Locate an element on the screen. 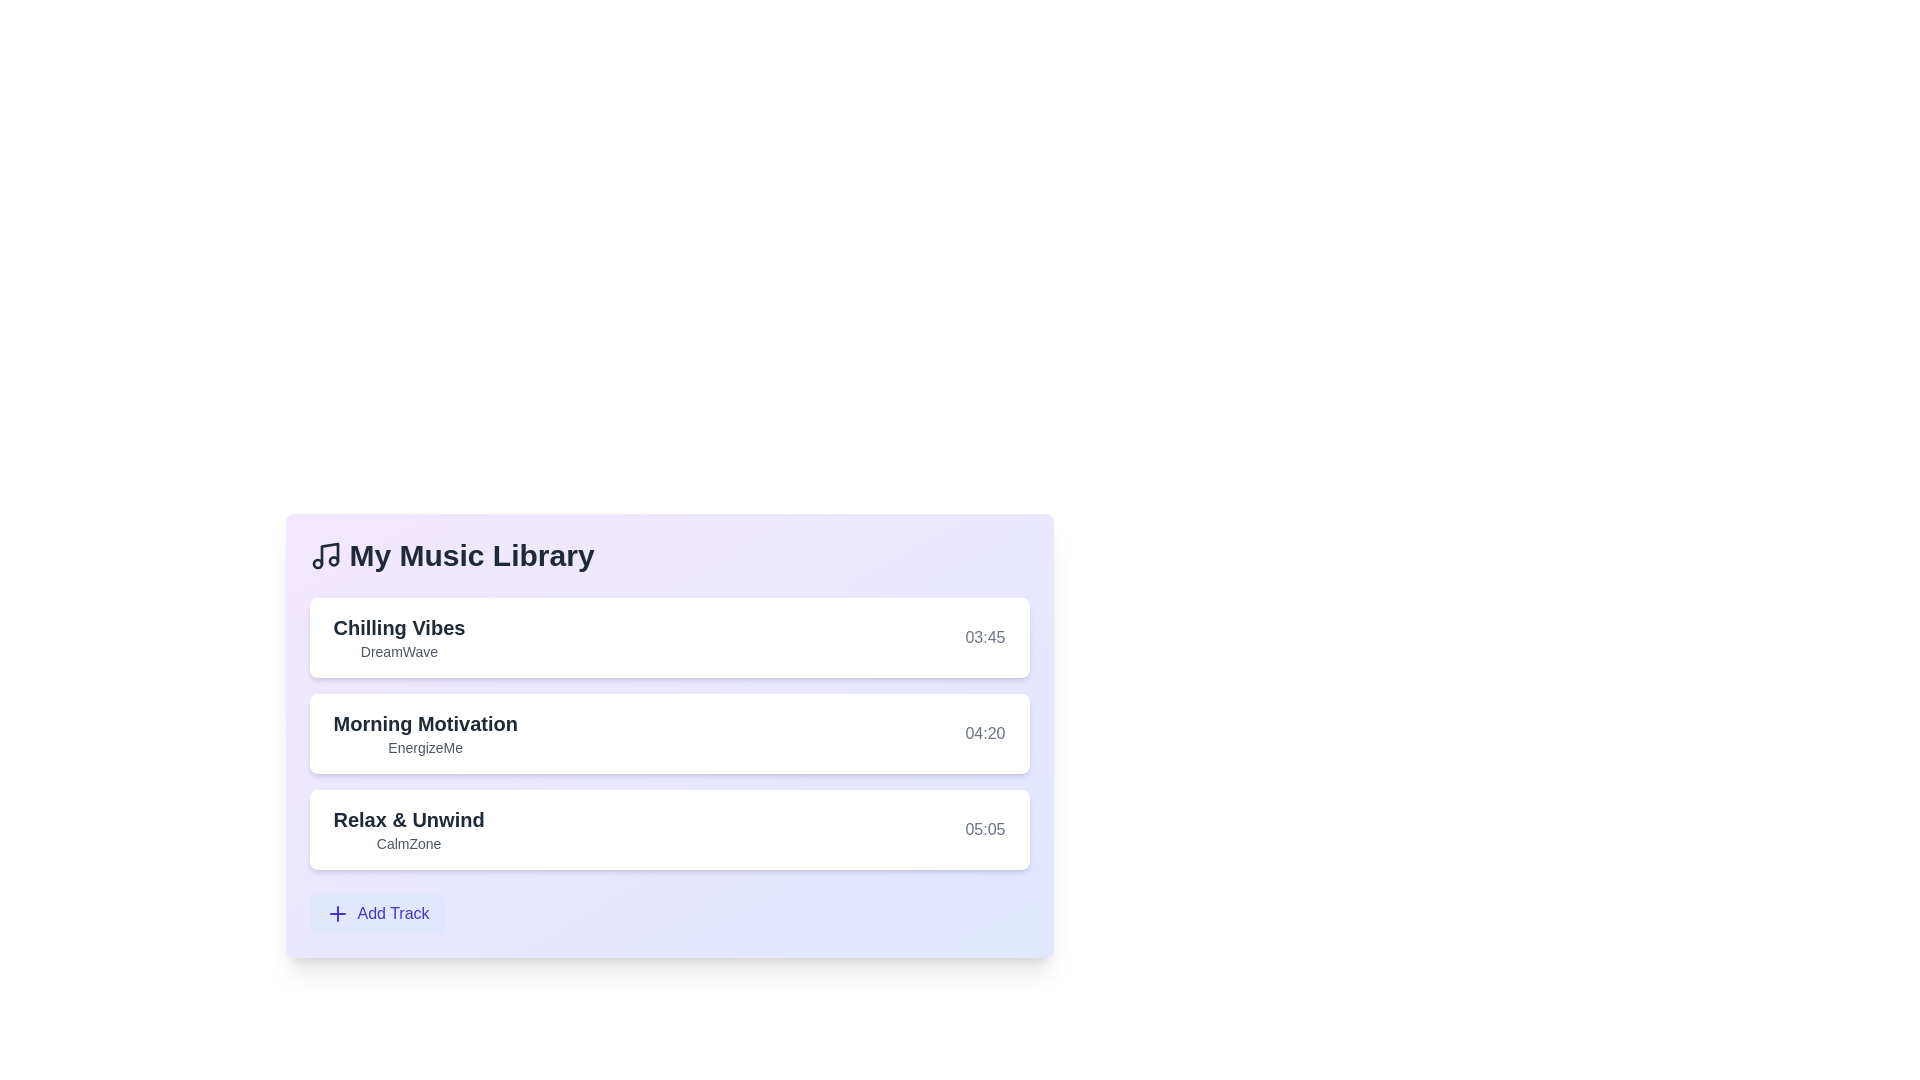 The width and height of the screenshot is (1920, 1080). the duration of the track Chilling Vibes is located at coordinates (984, 637).